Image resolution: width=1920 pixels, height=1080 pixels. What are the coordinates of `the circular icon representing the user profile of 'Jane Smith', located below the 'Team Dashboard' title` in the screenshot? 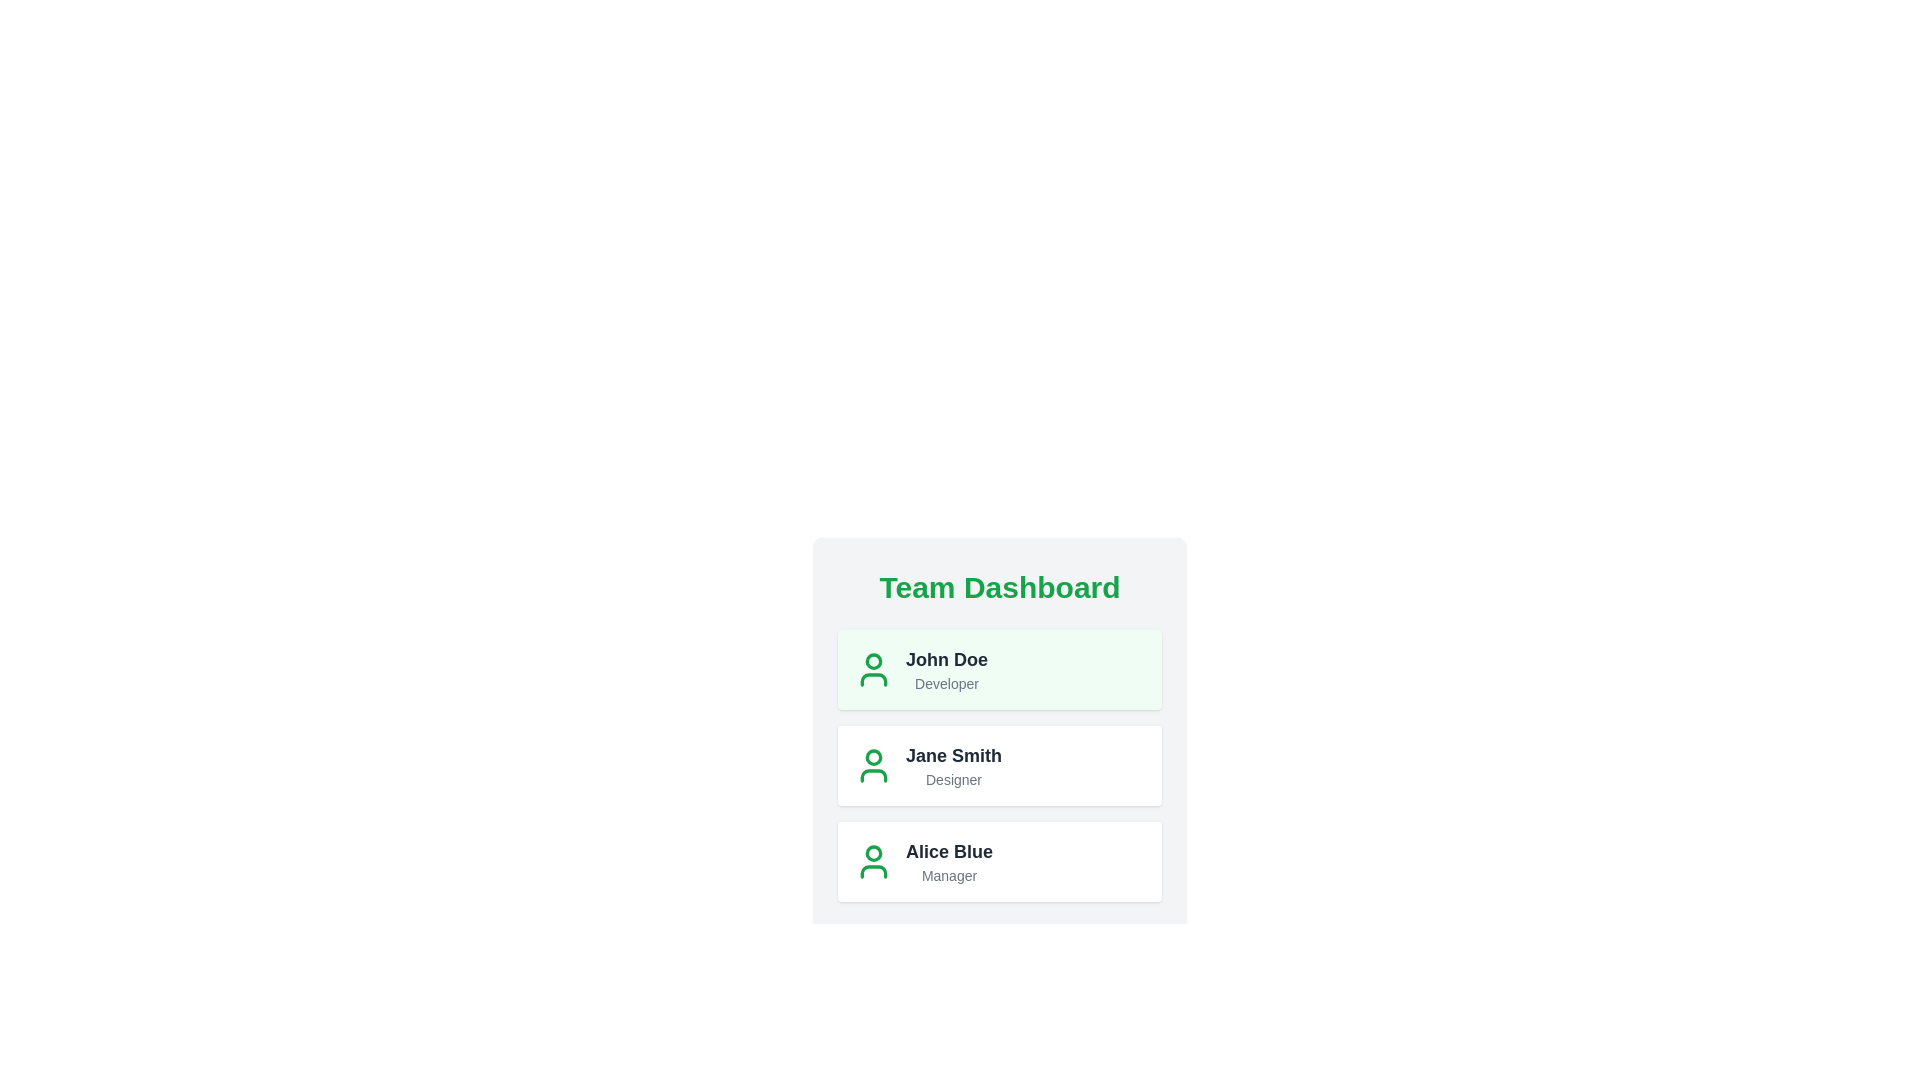 It's located at (873, 756).